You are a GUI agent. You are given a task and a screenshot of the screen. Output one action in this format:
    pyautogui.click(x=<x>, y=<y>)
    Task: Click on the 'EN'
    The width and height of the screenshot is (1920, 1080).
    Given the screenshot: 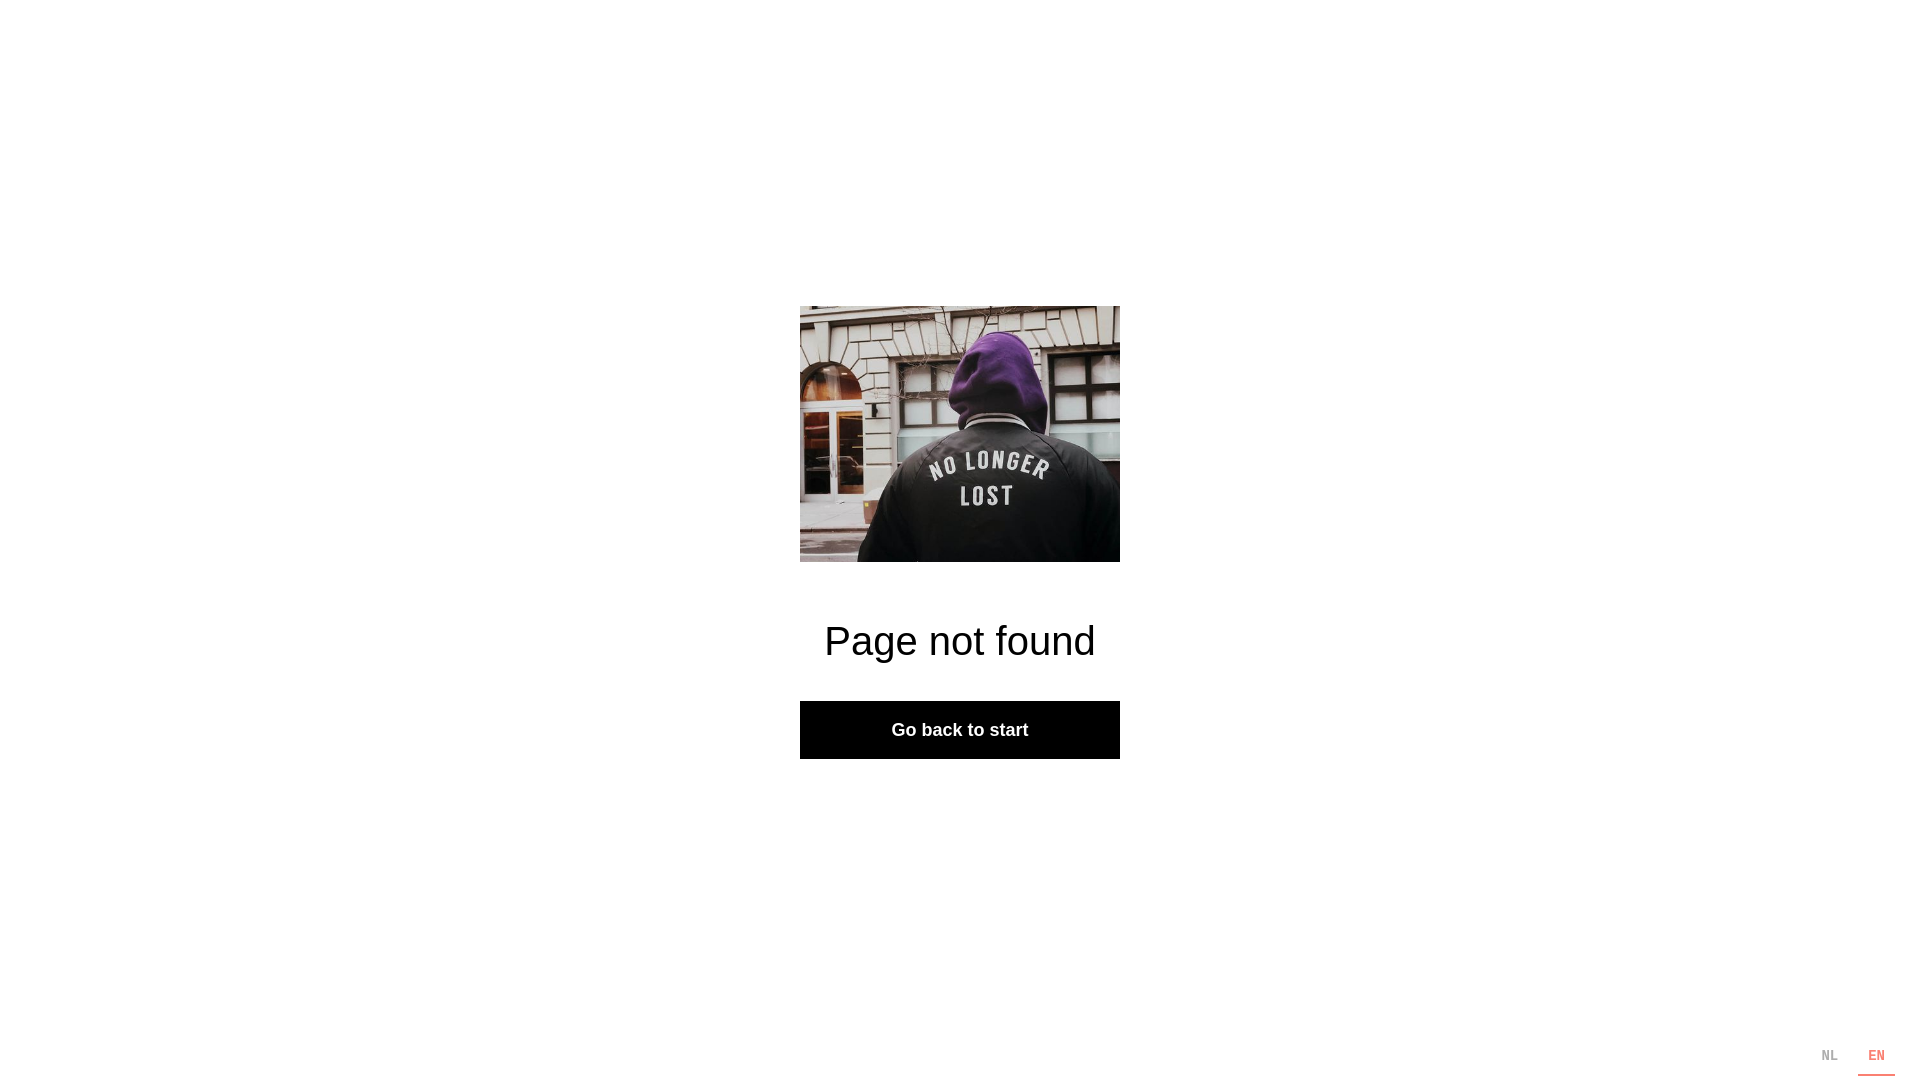 What is the action you would take?
    pyautogui.click(x=1875, y=1056)
    